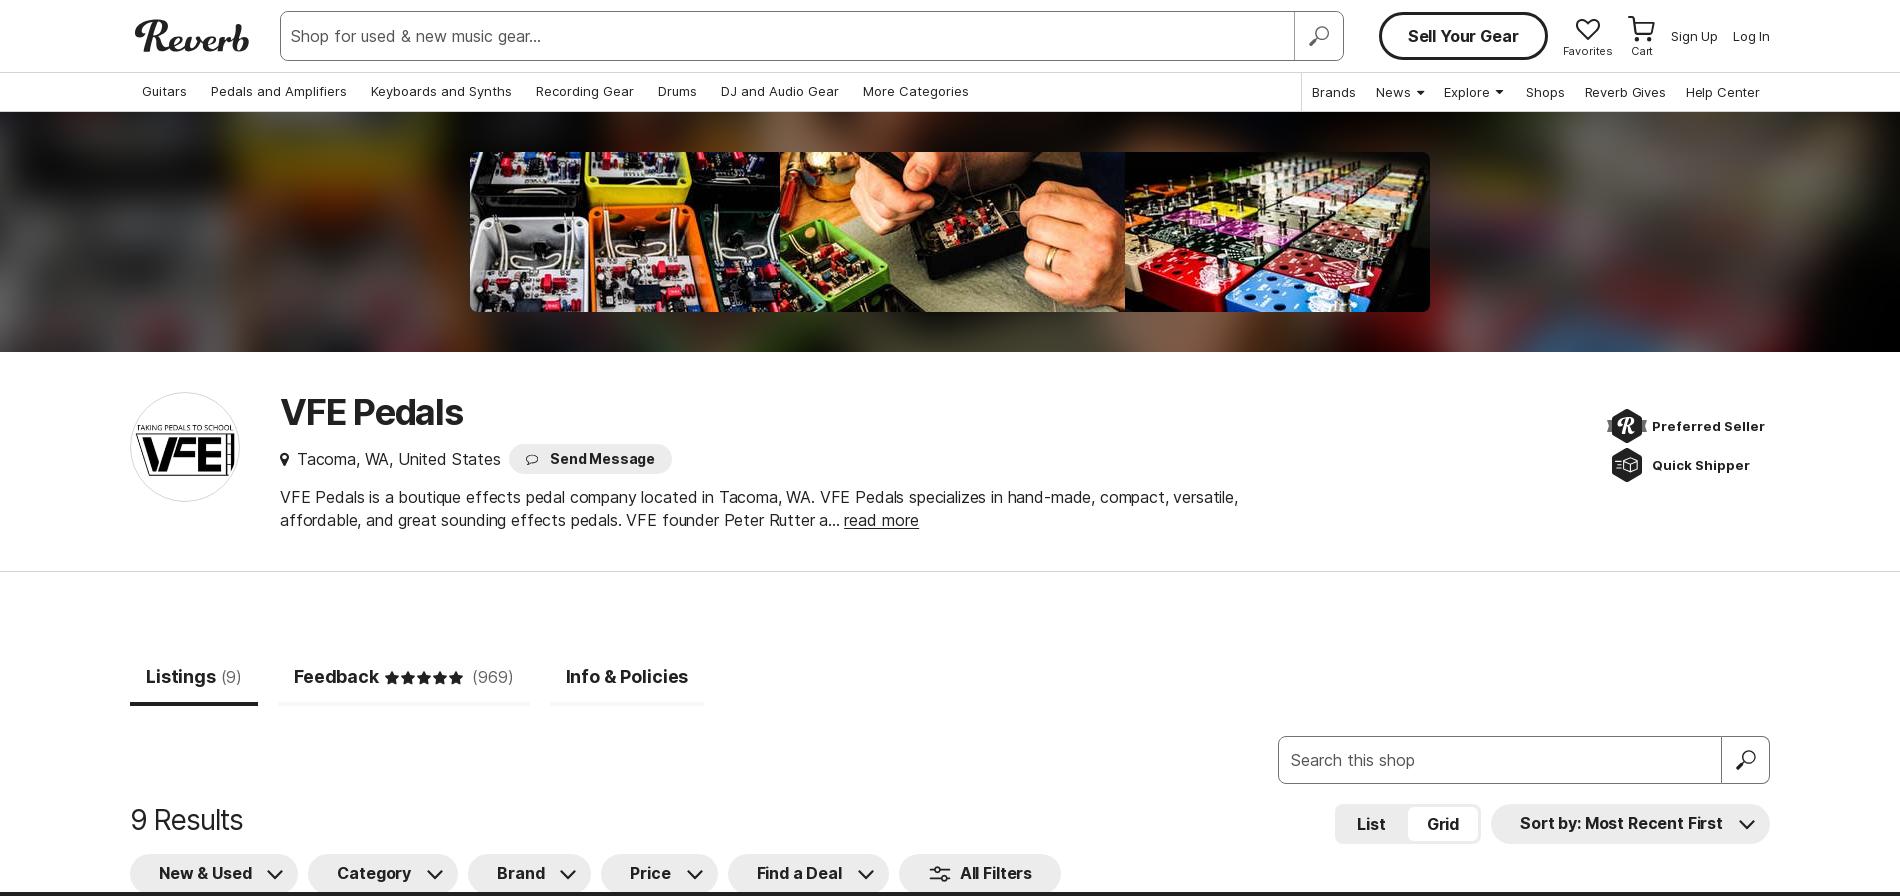 The image size is (1900, 896). Describe the element at coordinates (520, 872) in the screenshot. I see `'Brand'` at that location.